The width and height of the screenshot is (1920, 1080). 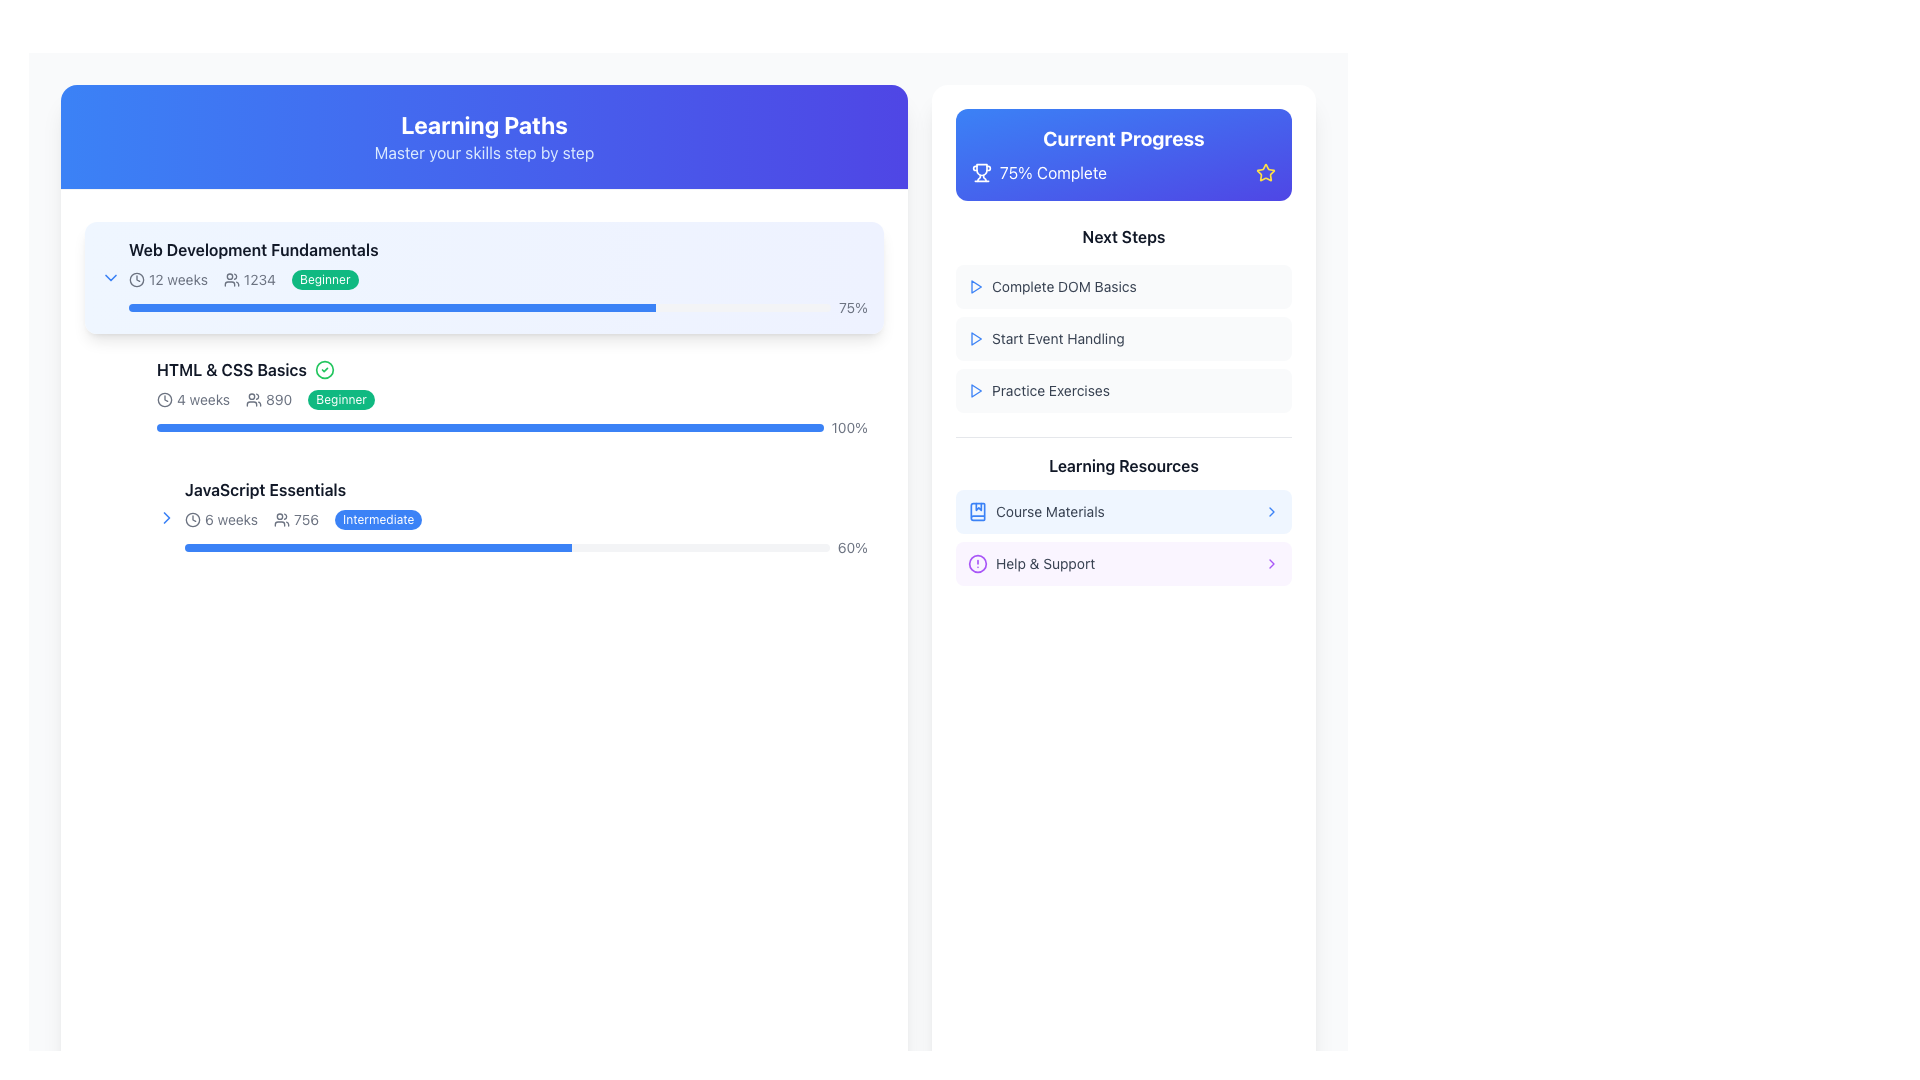 I want to click on the list item labeled 'Start Event Handling' located in the 'Next Steps' section, so click(x=1123, y=318).